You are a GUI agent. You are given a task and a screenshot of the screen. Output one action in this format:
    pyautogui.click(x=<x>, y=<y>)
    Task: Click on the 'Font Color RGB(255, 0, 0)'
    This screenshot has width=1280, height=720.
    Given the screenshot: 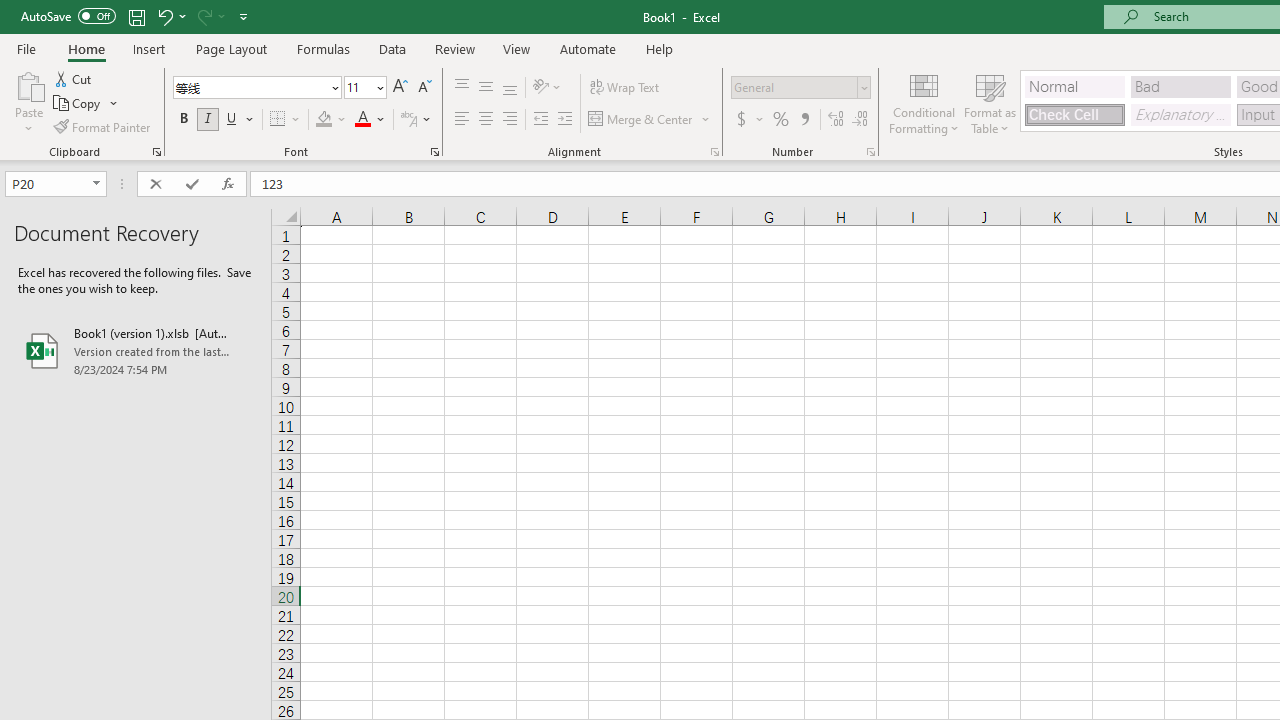 What is the action you would take?
    pyautogui.click(x=362, y=119)
    